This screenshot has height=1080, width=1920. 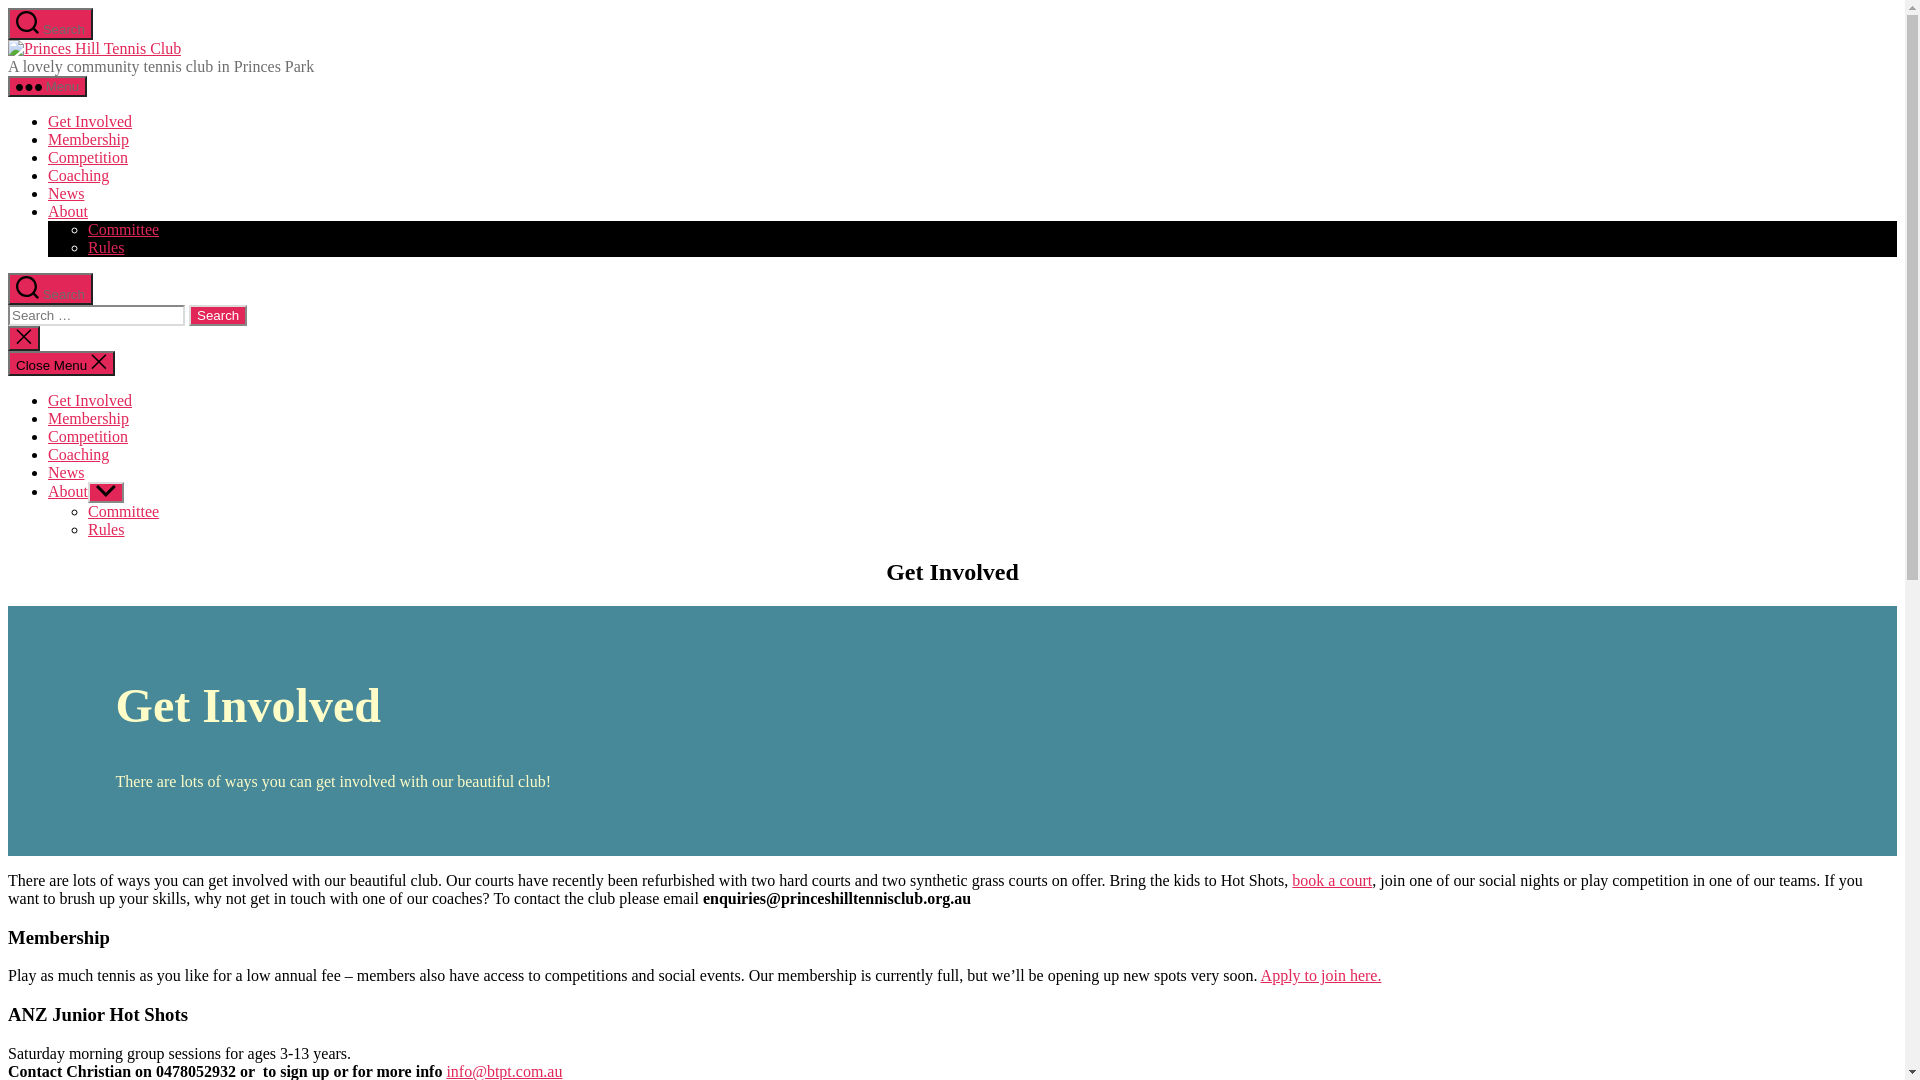 What do you see at coordinates (86, 435) in the screenshot?
I see `'Competition'` at bounding box center [86, 435].